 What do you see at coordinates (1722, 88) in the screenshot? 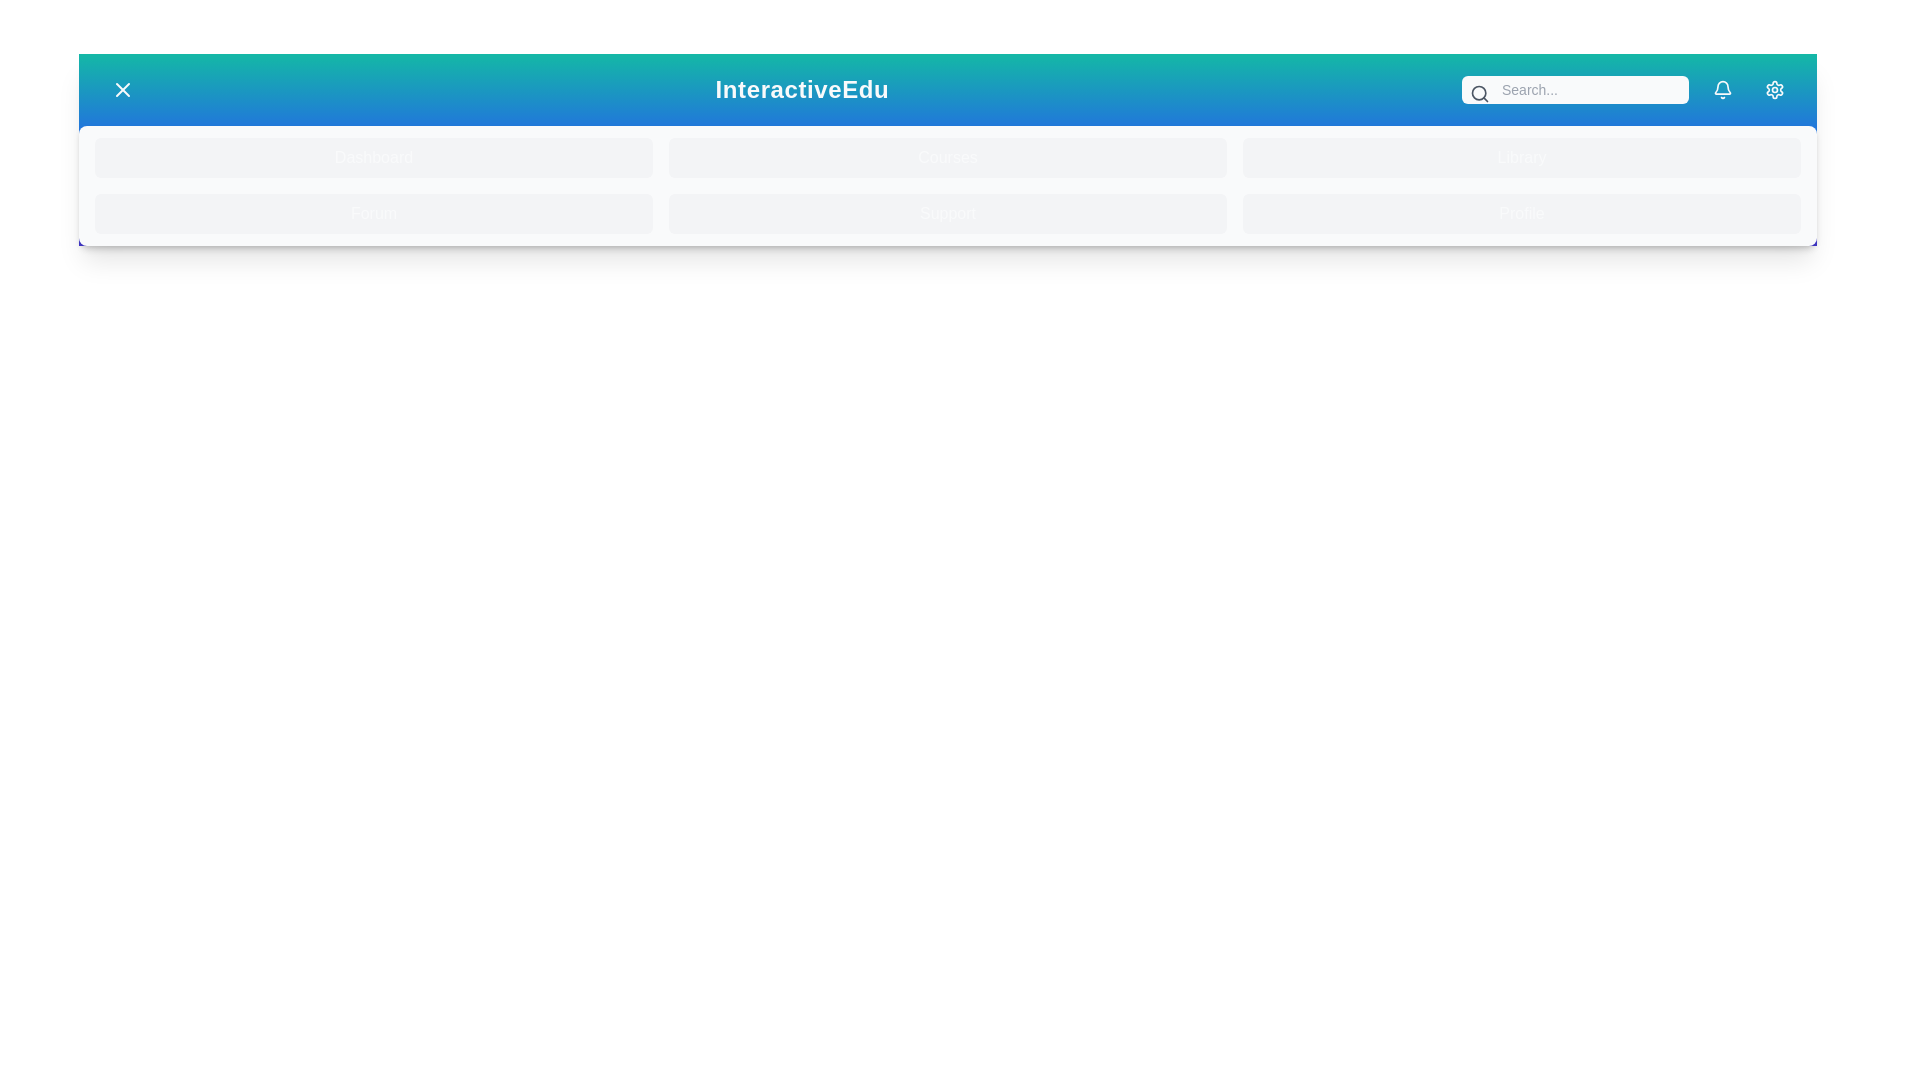
I see `the notification icon to view alerts` at bounding box center [1722, 88].